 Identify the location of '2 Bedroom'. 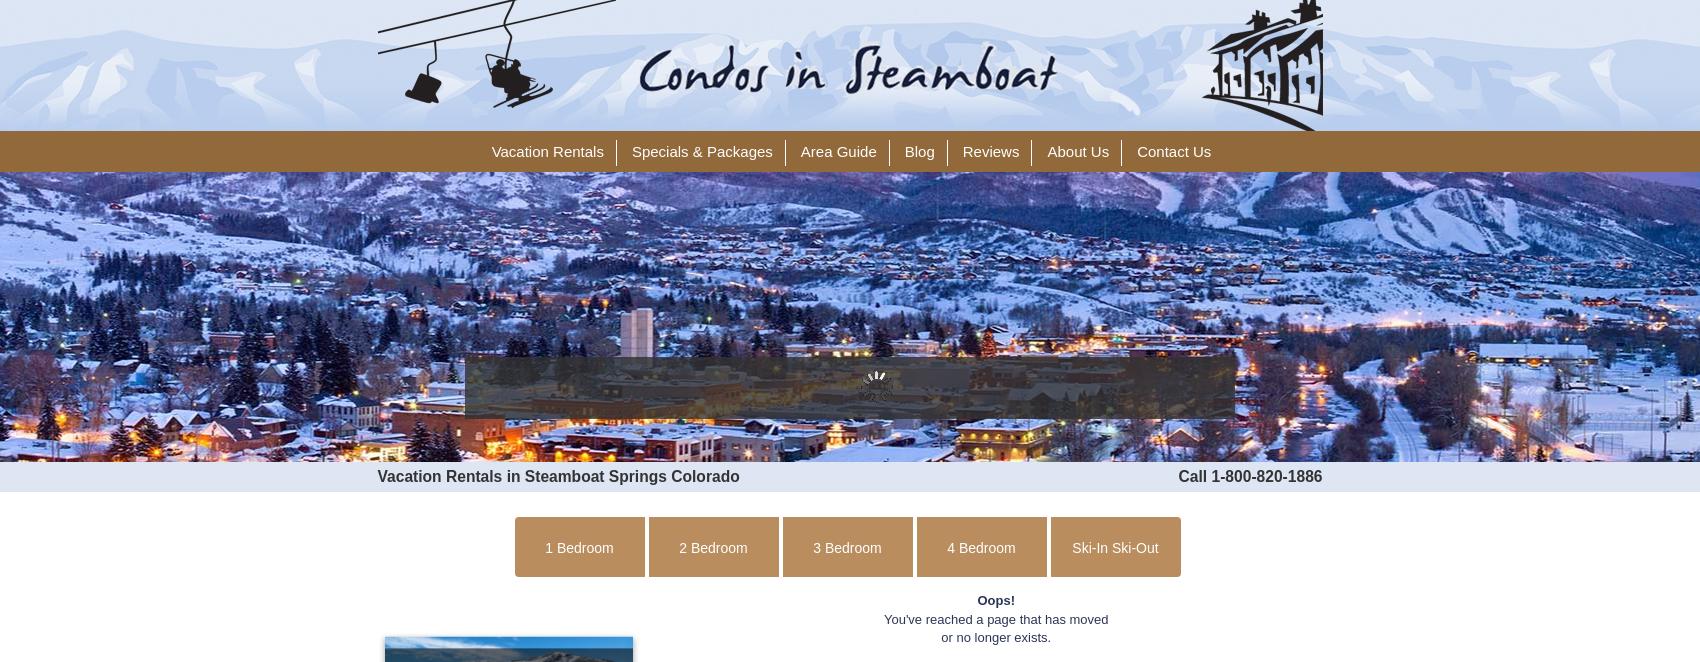
(712, 548).